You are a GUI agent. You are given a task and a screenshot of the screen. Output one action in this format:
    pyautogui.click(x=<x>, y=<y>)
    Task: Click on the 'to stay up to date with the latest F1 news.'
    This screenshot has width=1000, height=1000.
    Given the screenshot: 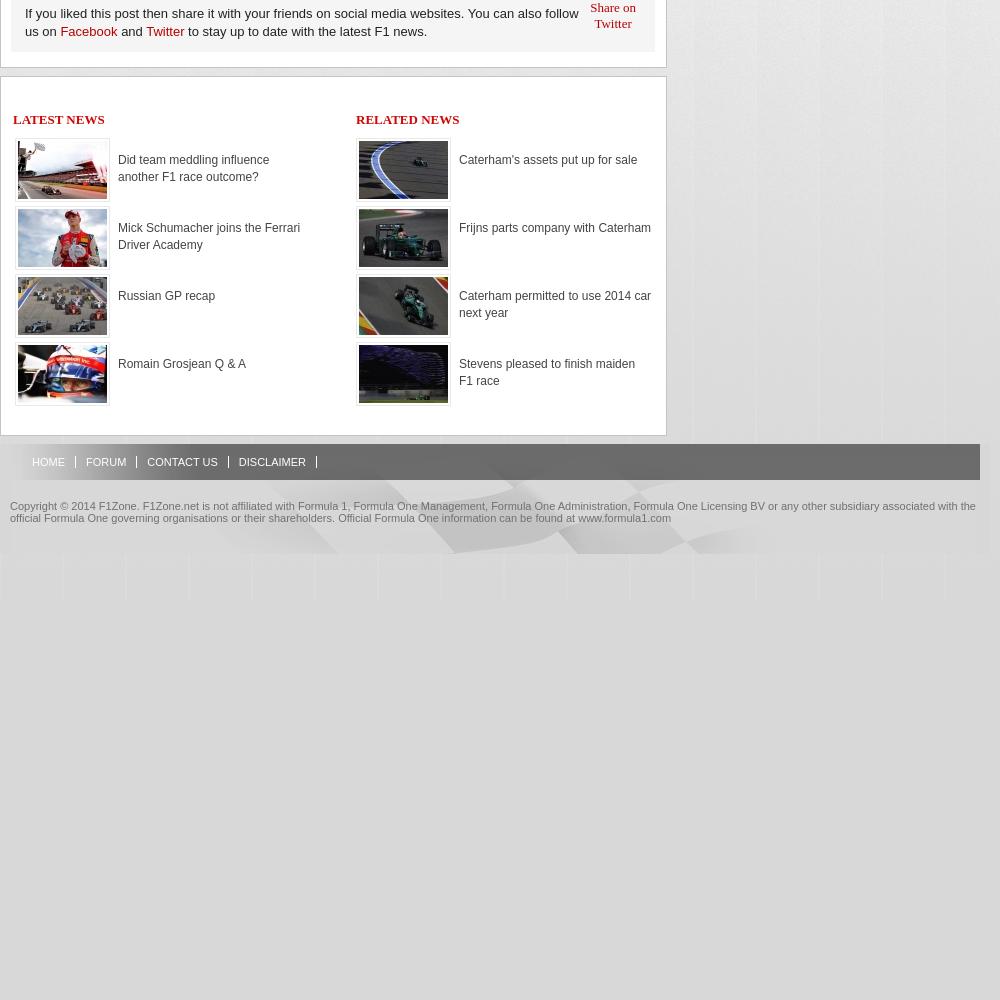 What is the action you would take?
    pyautogui.click(x=305, y=31)
    